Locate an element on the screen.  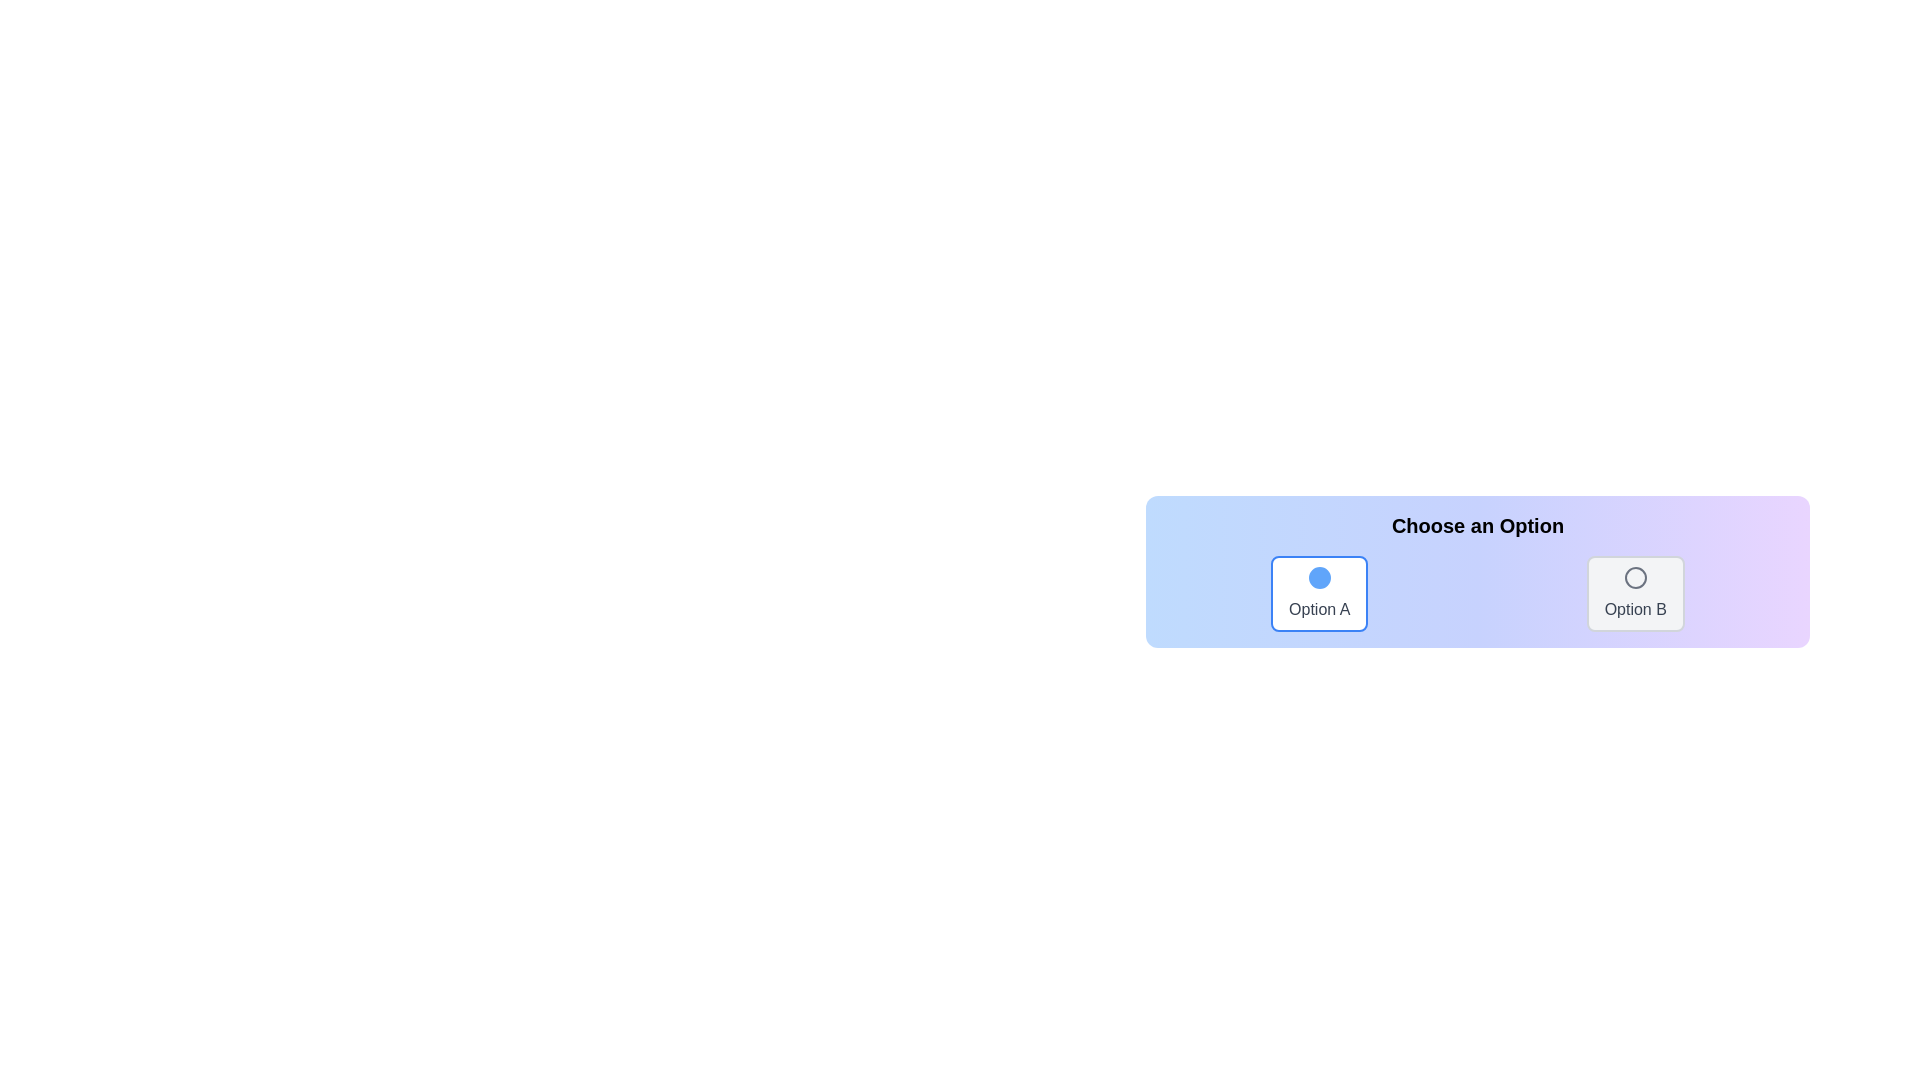
the static text label positioned centrally within the left rectangle labeled 'Option A', directly below the circular indicator is located at coordinates (1319, 608).